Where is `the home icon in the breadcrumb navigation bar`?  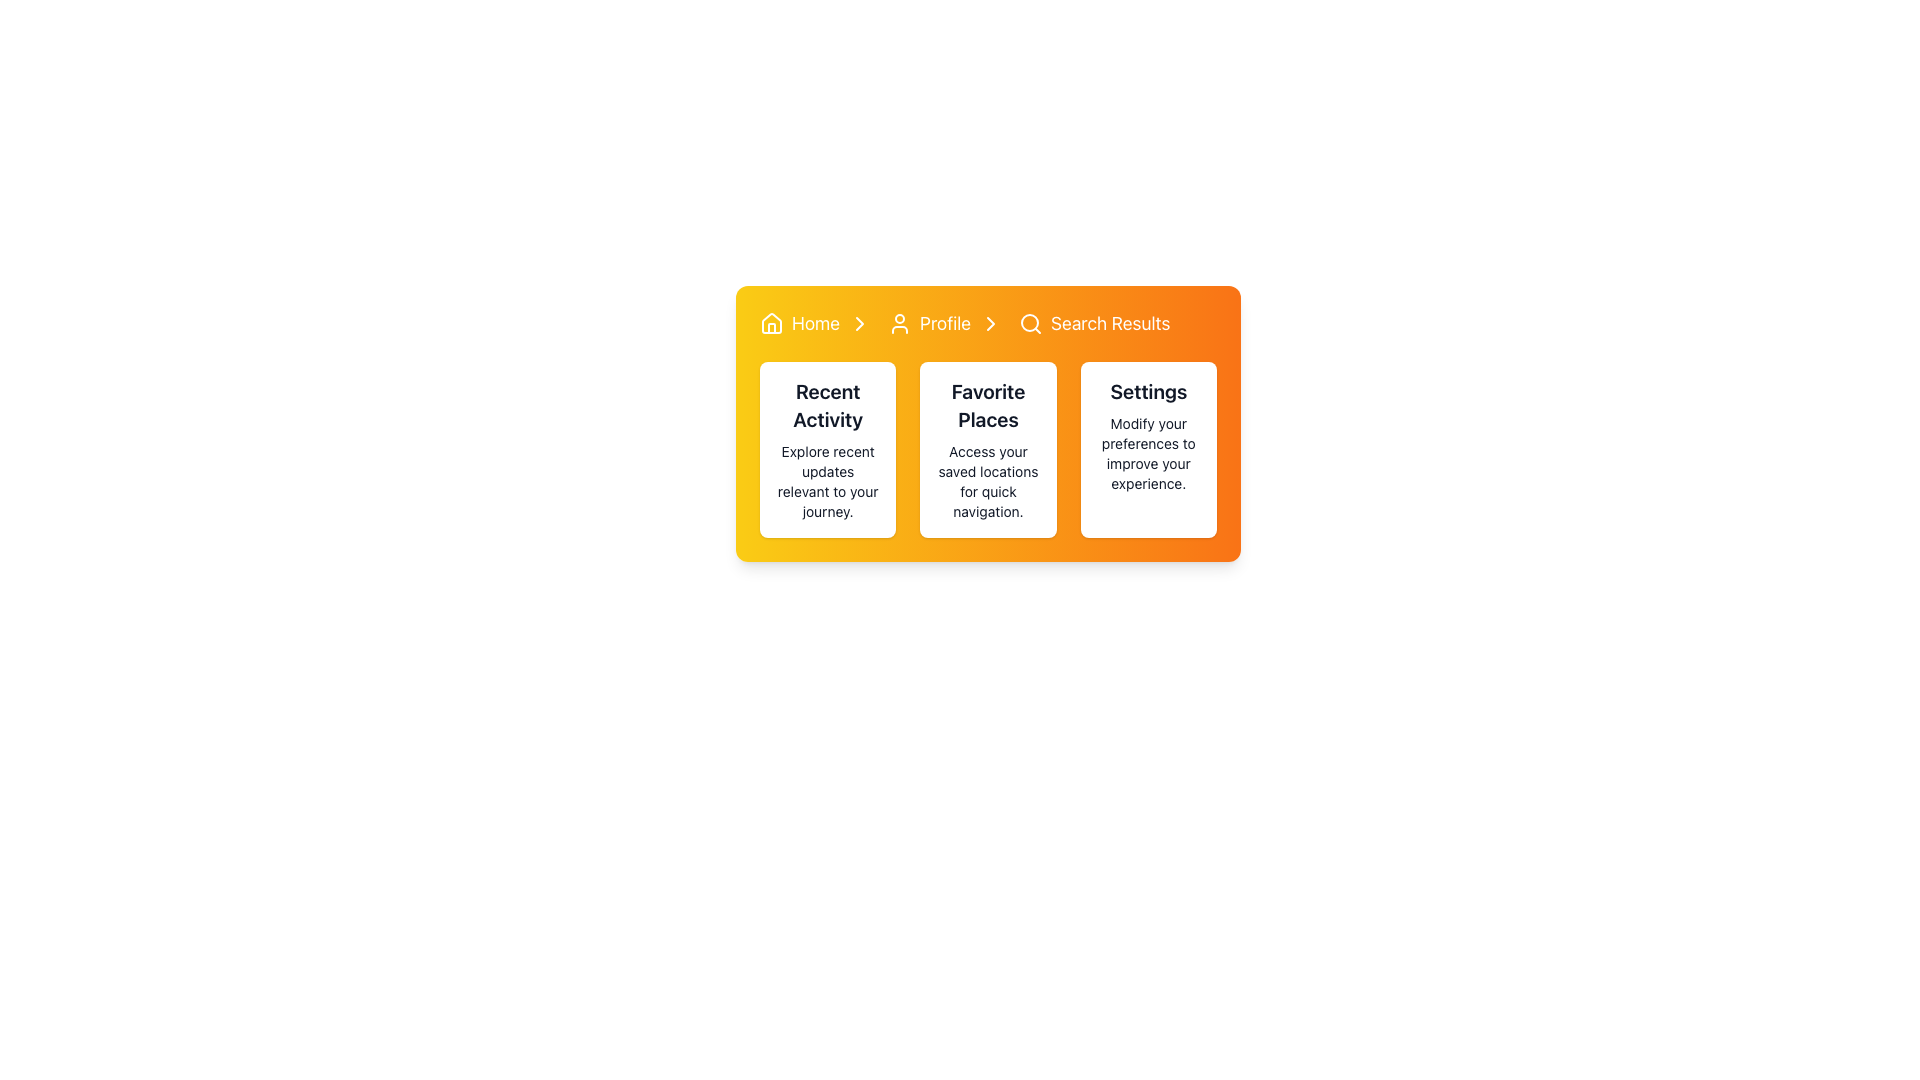 the home icon in the breadcrumb navigation bar is located at coordinates (771, 322).